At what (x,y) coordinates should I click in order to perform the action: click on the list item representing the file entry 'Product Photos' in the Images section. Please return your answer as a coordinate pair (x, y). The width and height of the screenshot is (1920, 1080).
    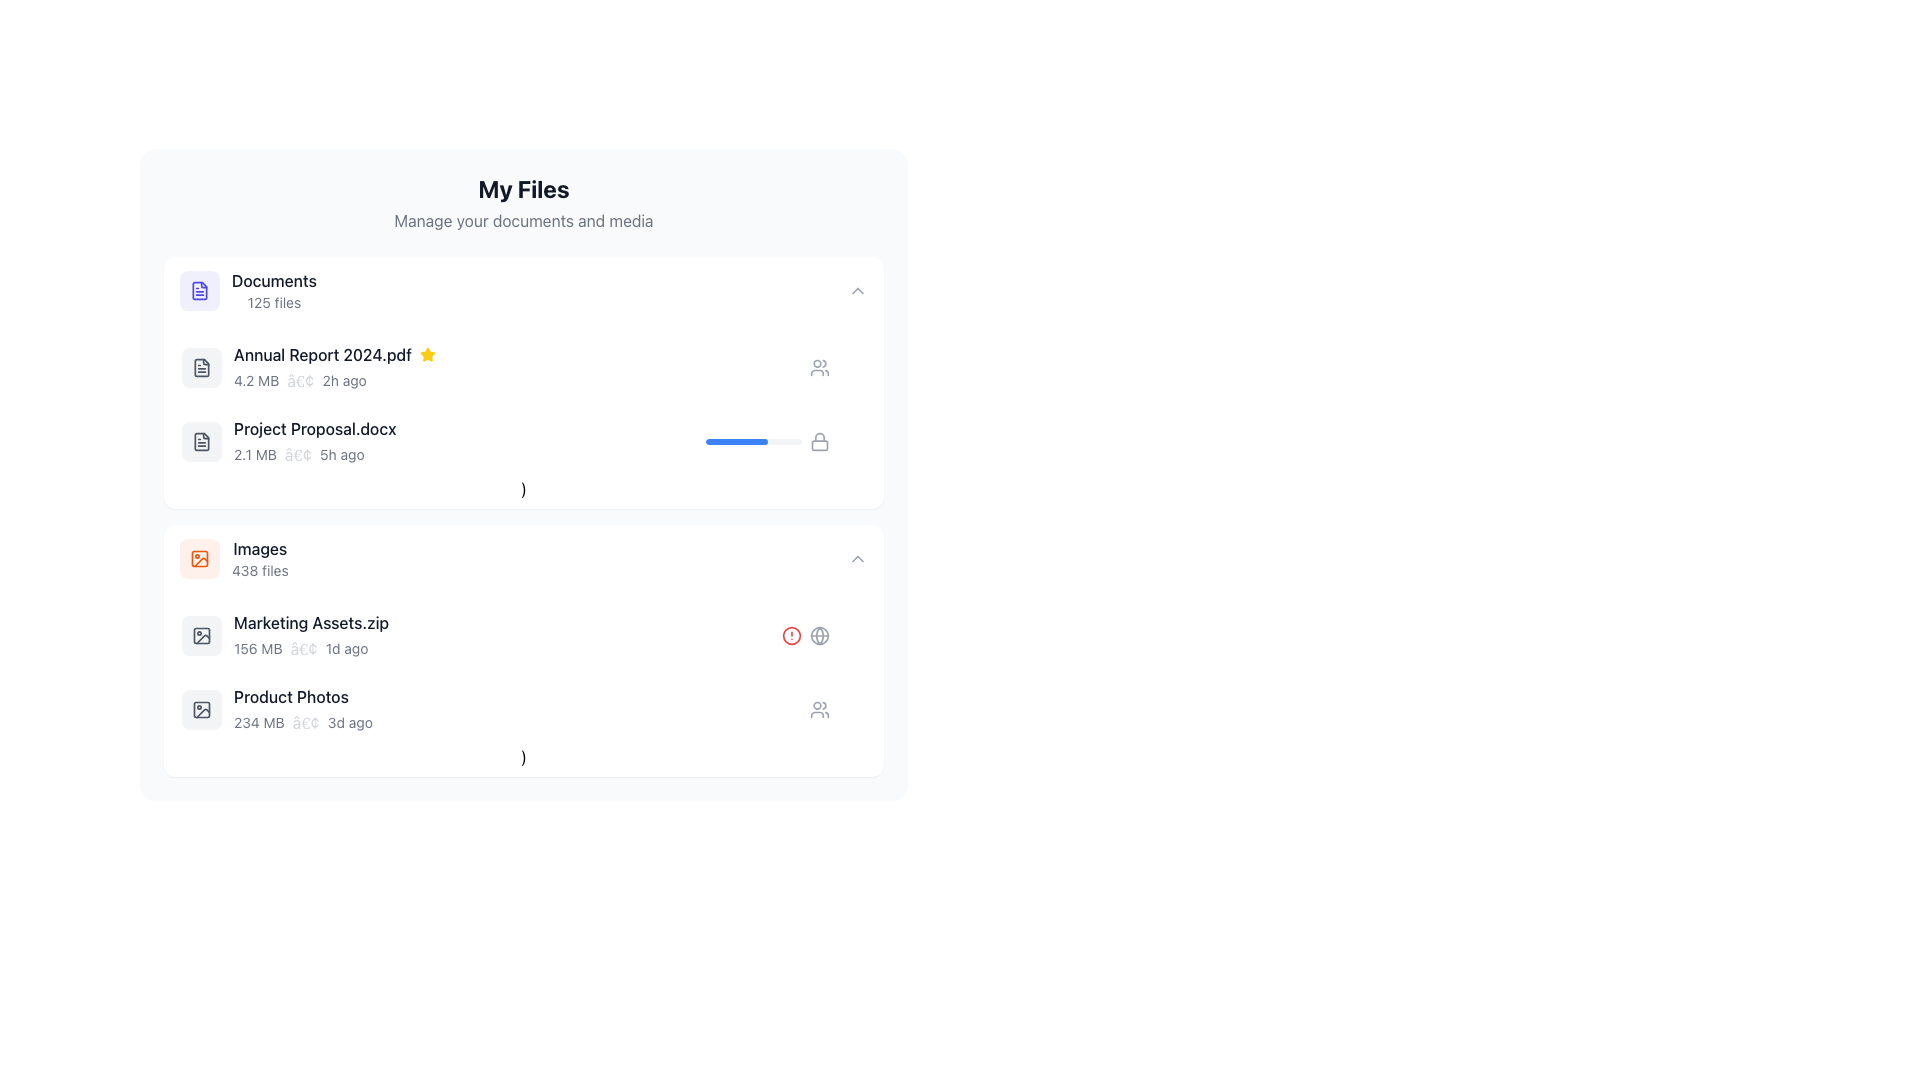
    Looking at the image, I should click on (523, 708).